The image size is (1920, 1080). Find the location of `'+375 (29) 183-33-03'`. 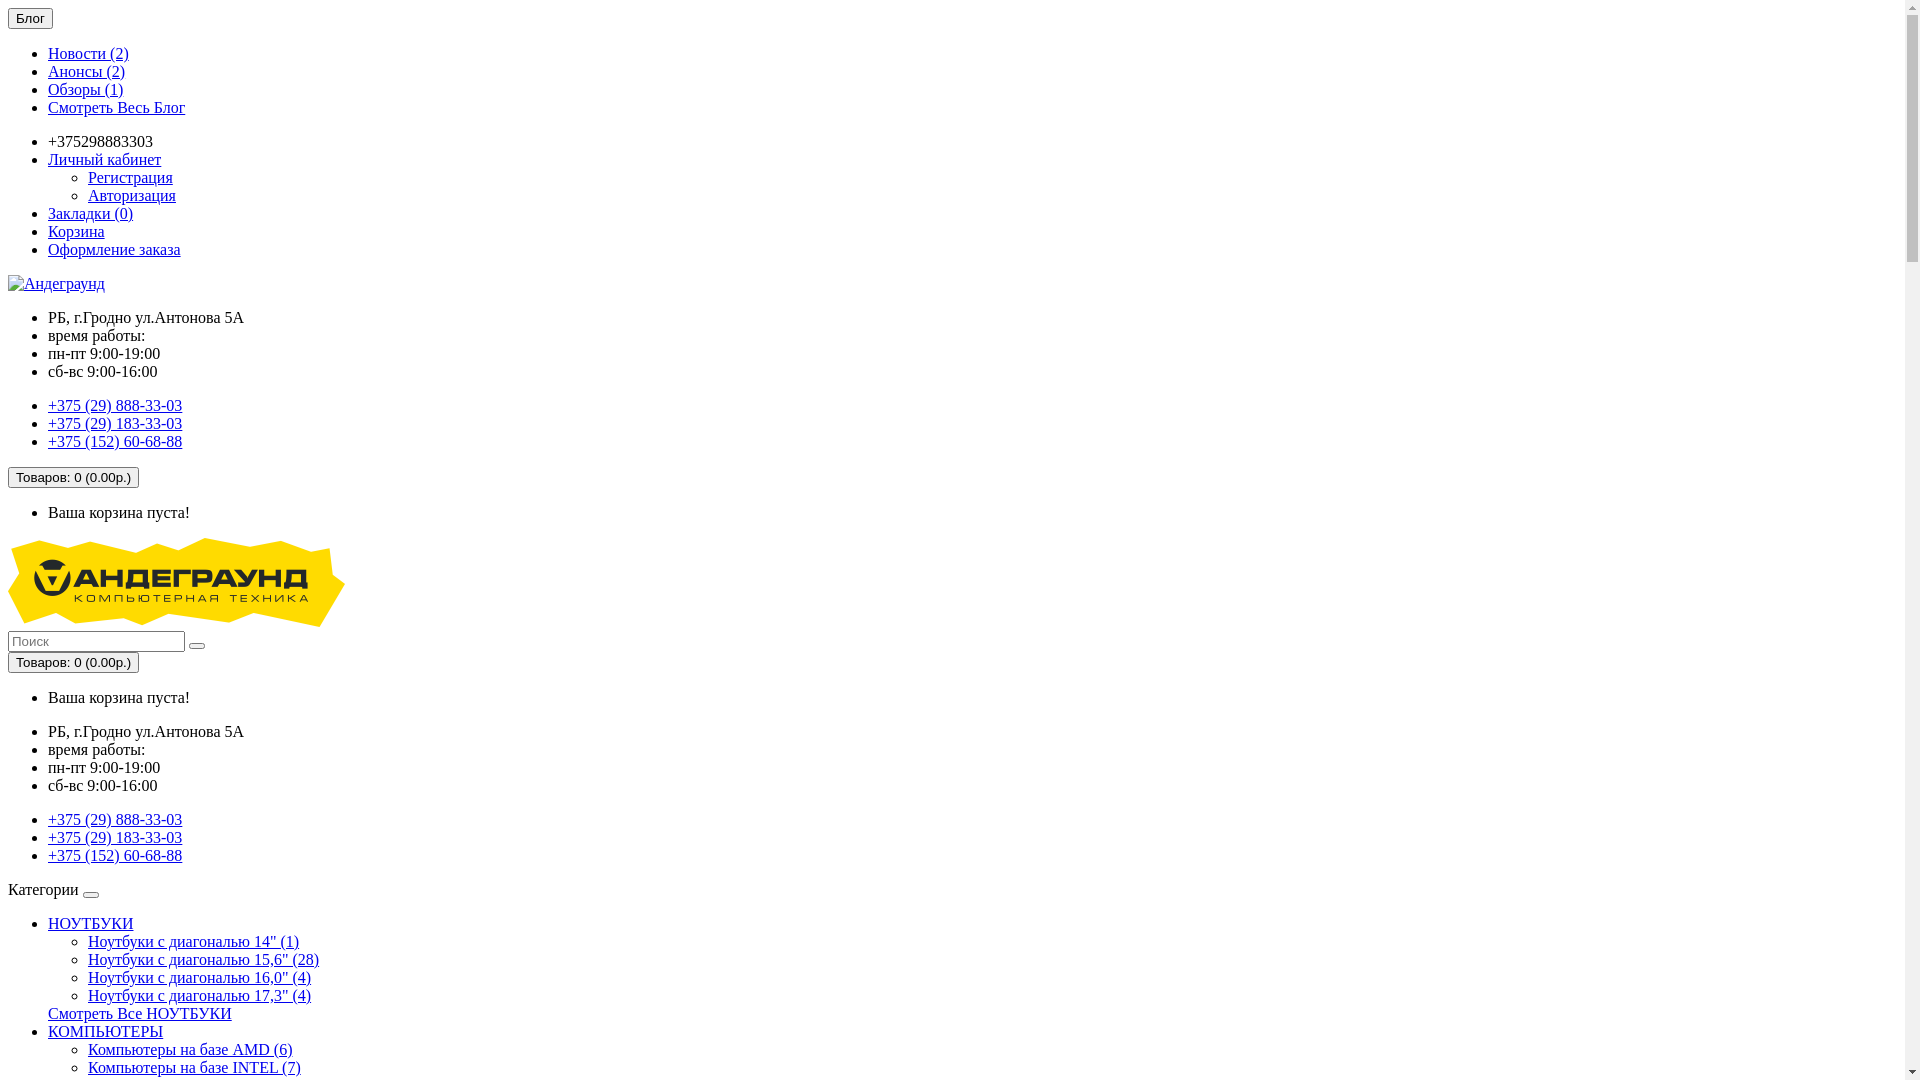

'+375 (29) 183-33-03' is located at coordinates (114, 422).